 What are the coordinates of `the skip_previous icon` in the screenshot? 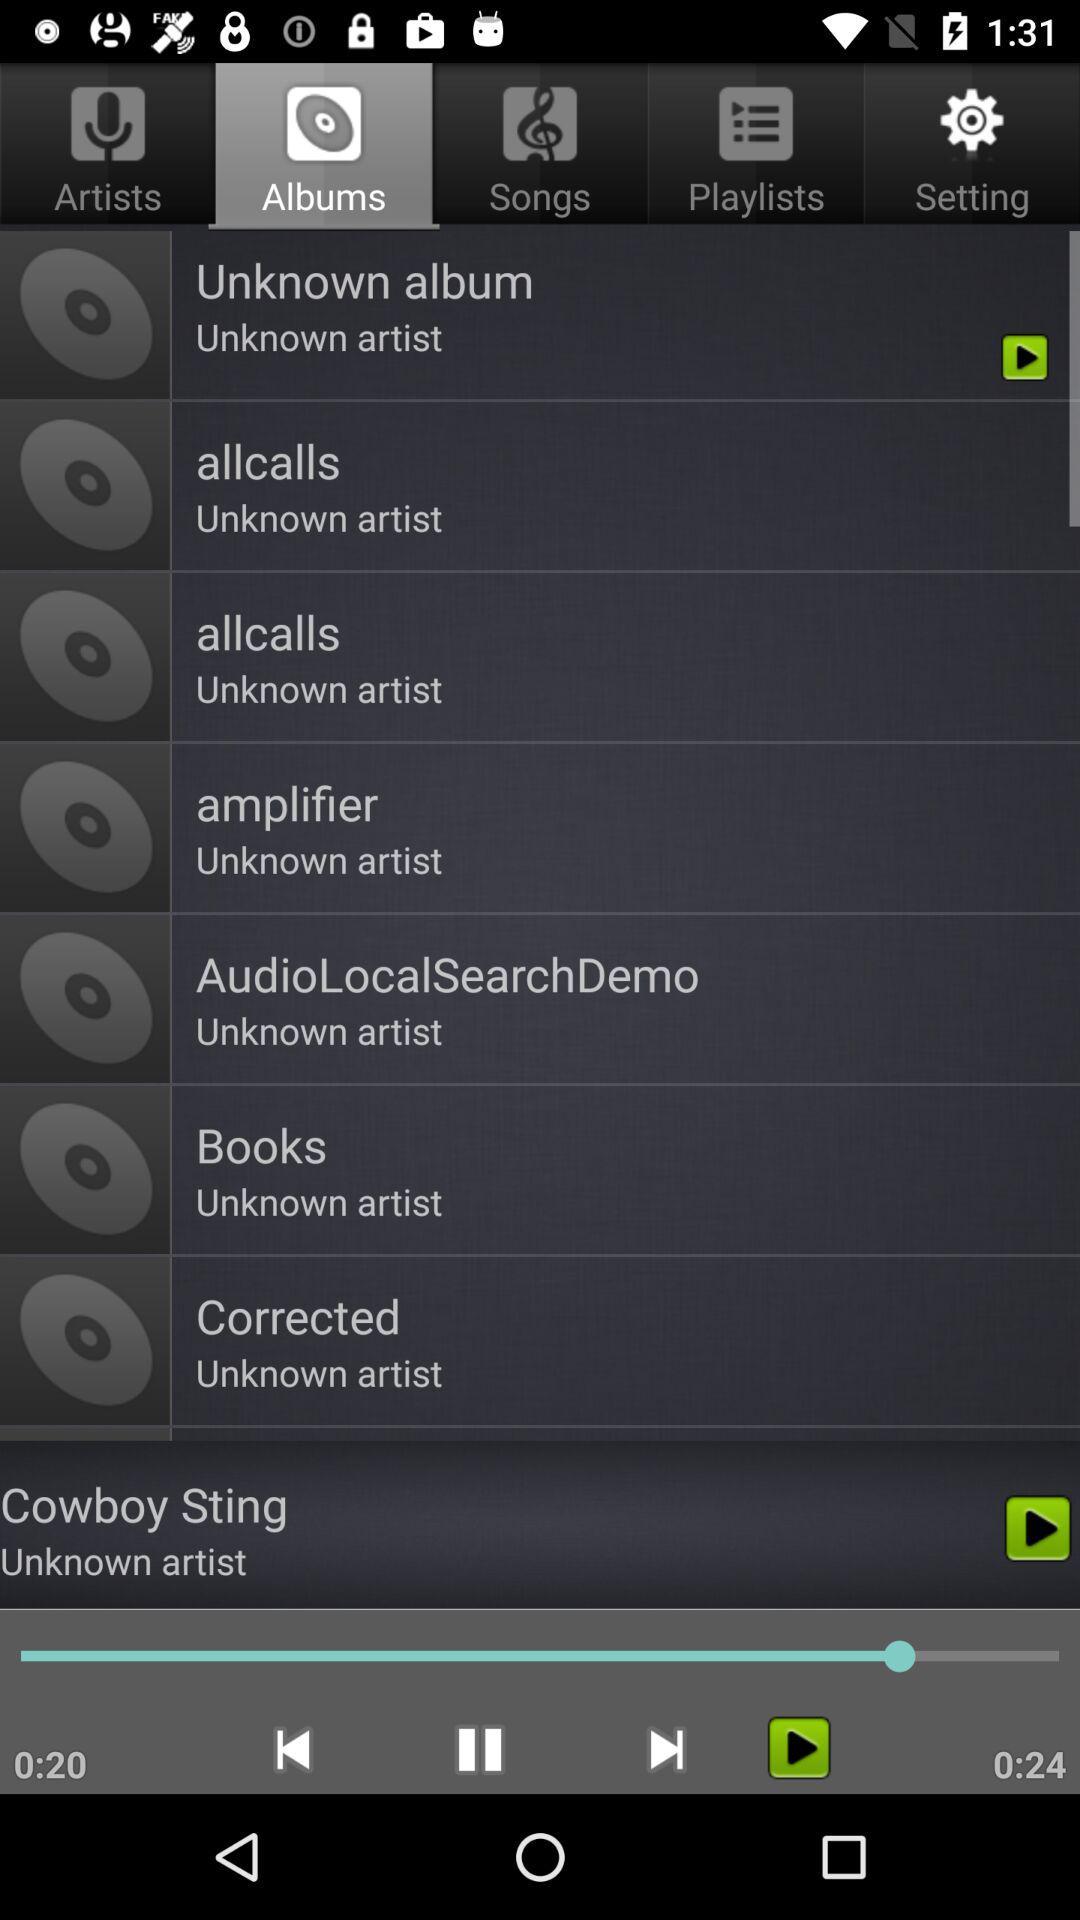 It's located at (292, 1748).